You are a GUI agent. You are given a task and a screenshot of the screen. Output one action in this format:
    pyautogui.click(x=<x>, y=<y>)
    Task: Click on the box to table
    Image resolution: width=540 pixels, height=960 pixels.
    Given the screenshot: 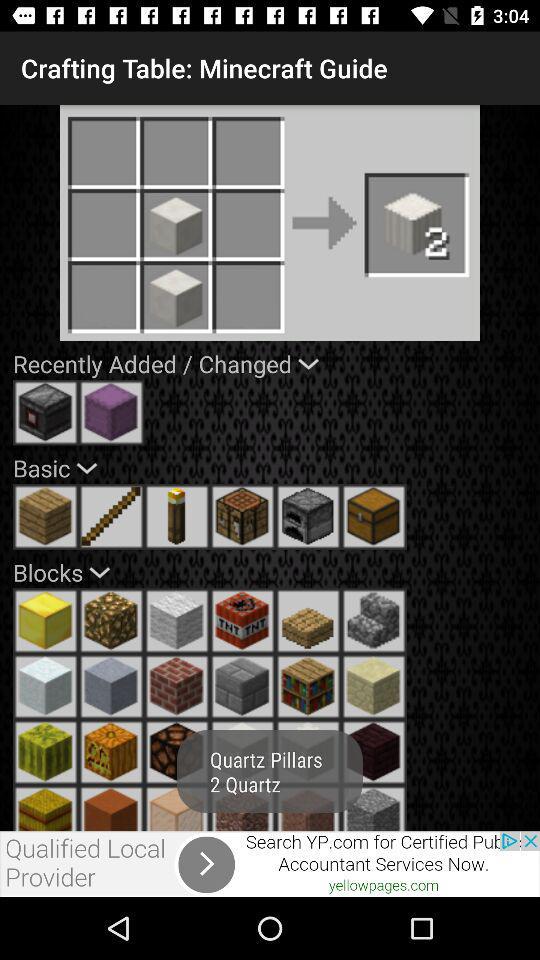 What is the action you would take?
    pyautogui.click(x=374, y=515)
    